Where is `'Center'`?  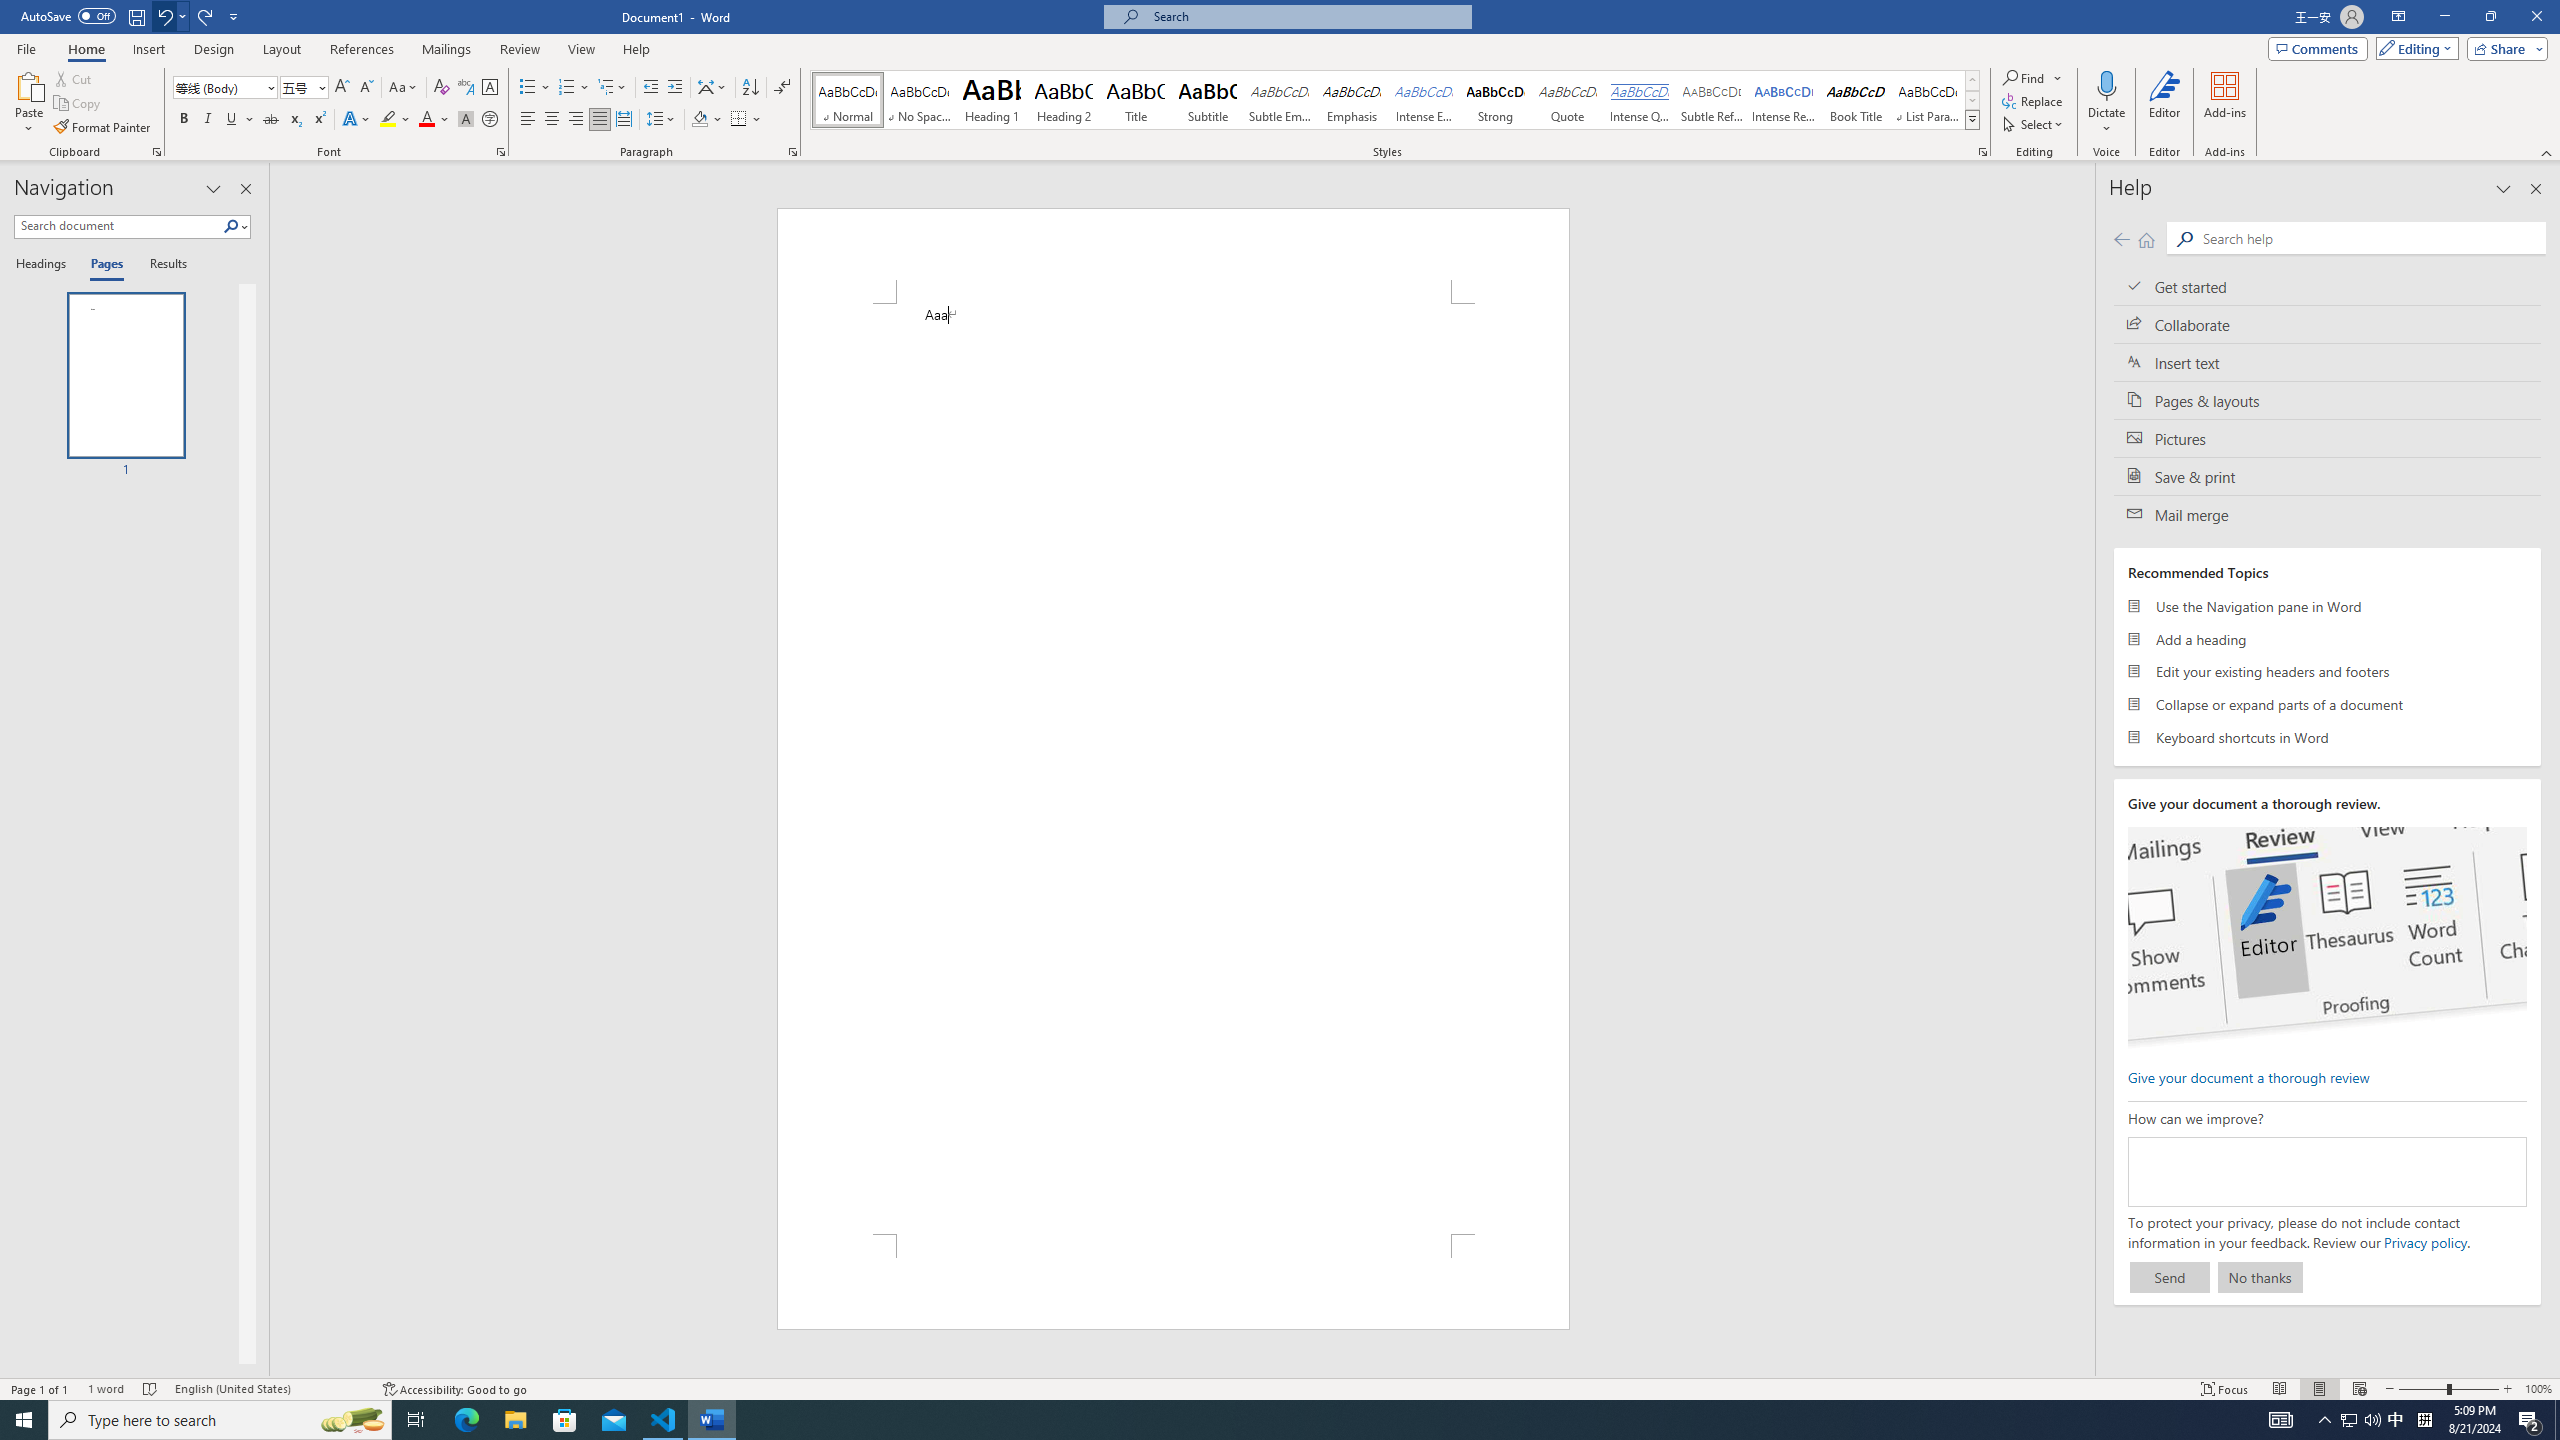
'Center' is located at coordinates (550, 118).